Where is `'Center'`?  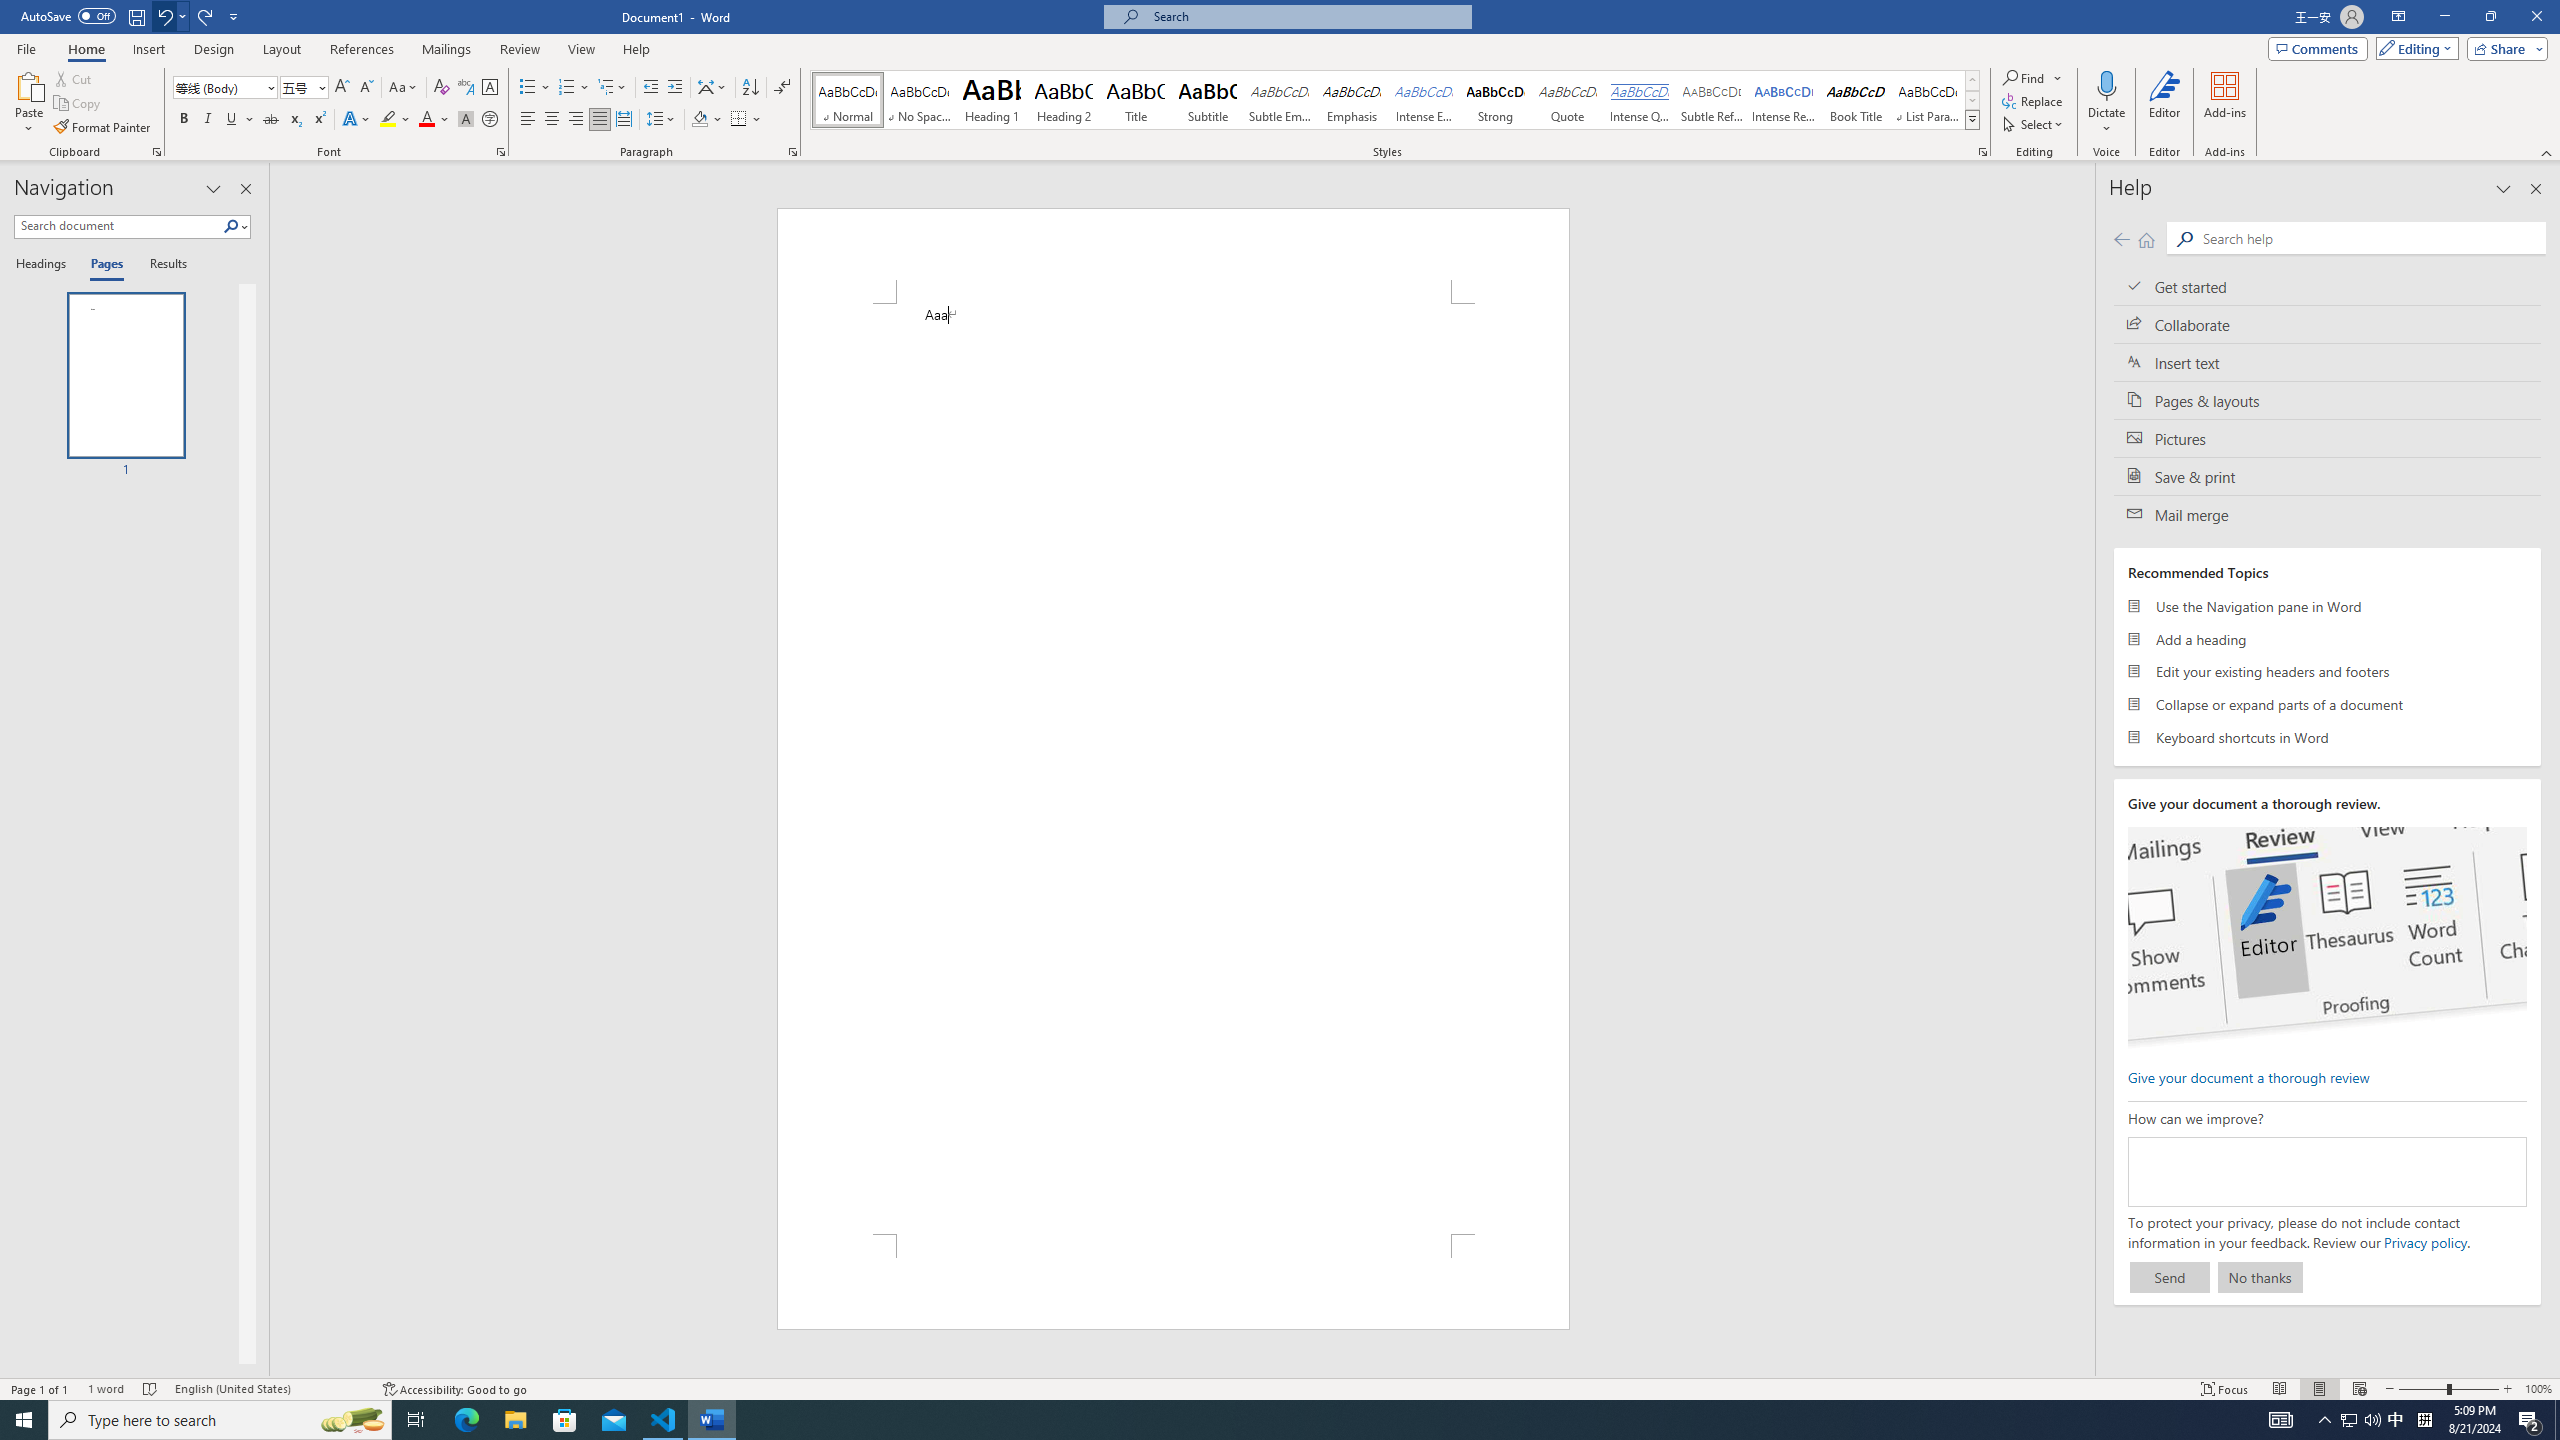
'Center' is located at coordinates (550, 118).